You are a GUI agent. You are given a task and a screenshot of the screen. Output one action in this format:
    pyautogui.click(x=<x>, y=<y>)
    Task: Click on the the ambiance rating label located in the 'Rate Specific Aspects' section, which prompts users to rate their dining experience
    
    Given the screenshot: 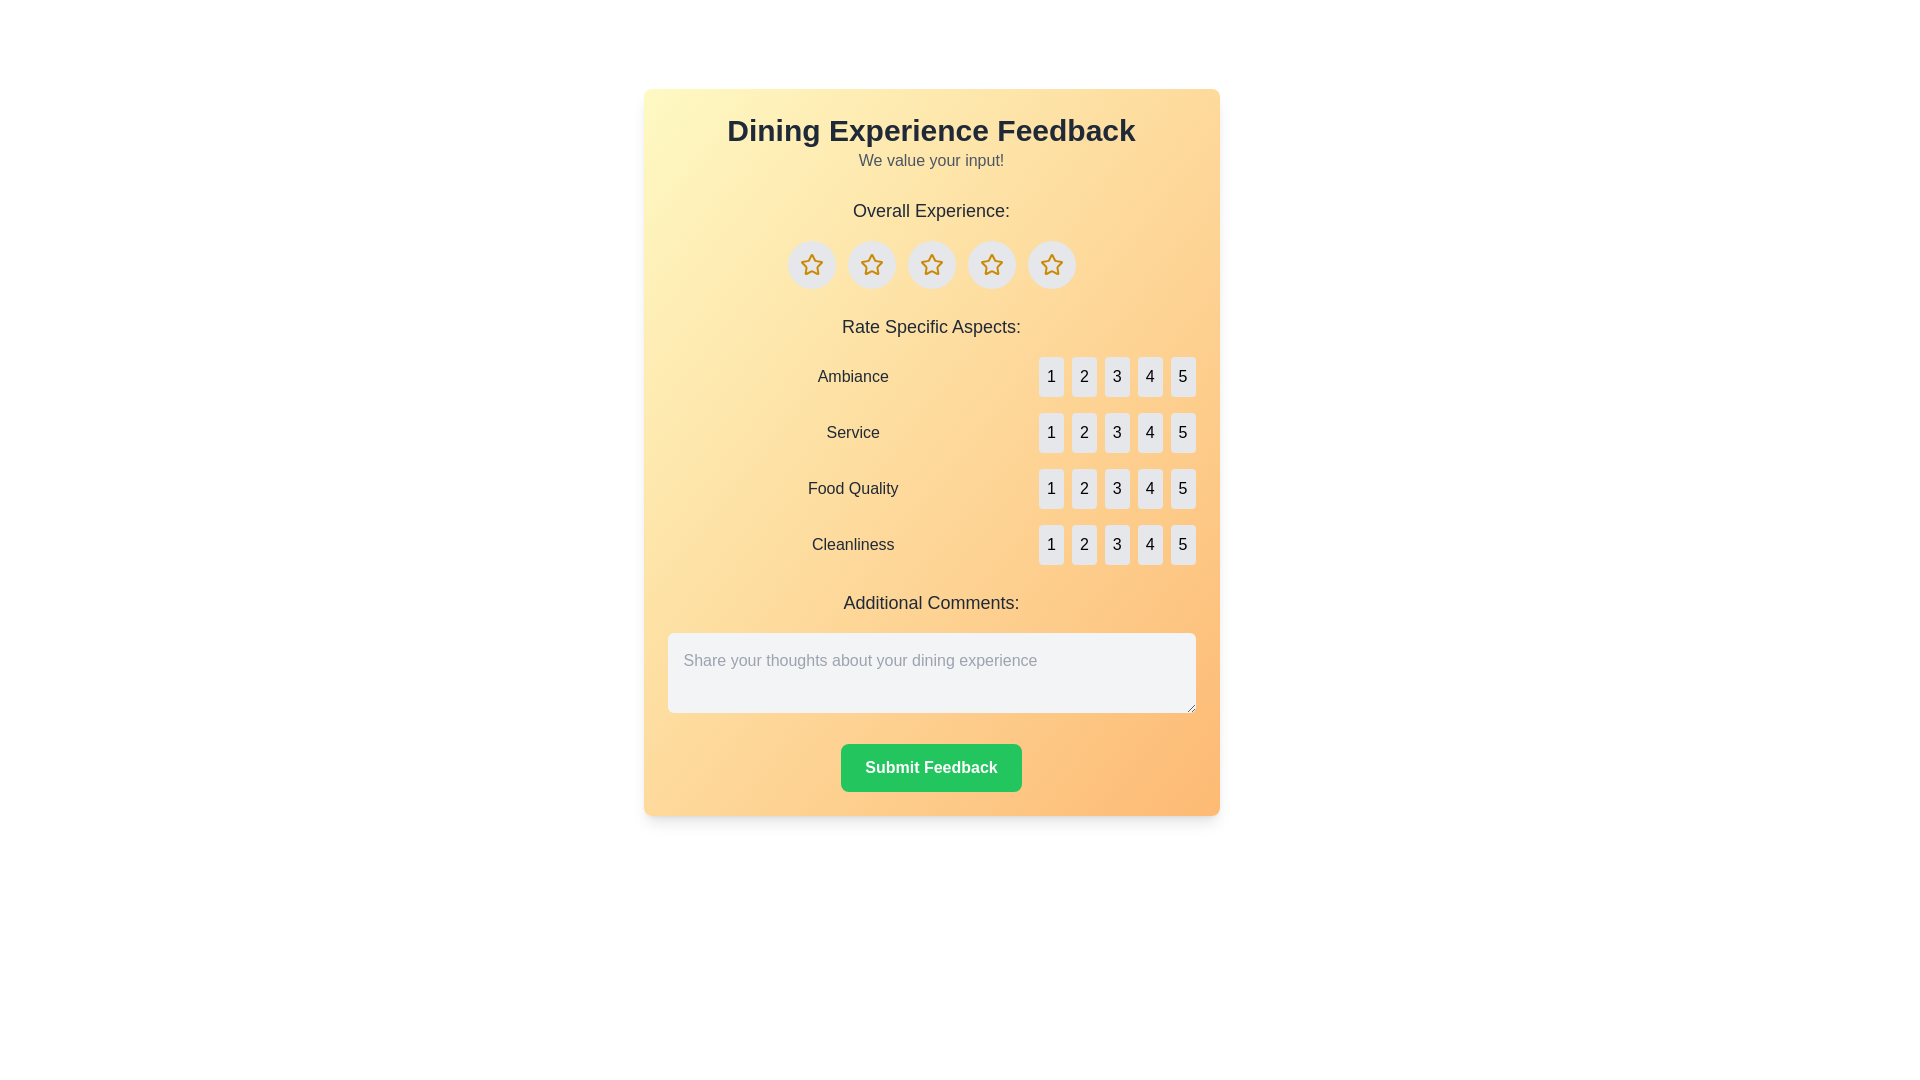 What is the action you would take?
    pyautogui.click(x=853, y=377)
    